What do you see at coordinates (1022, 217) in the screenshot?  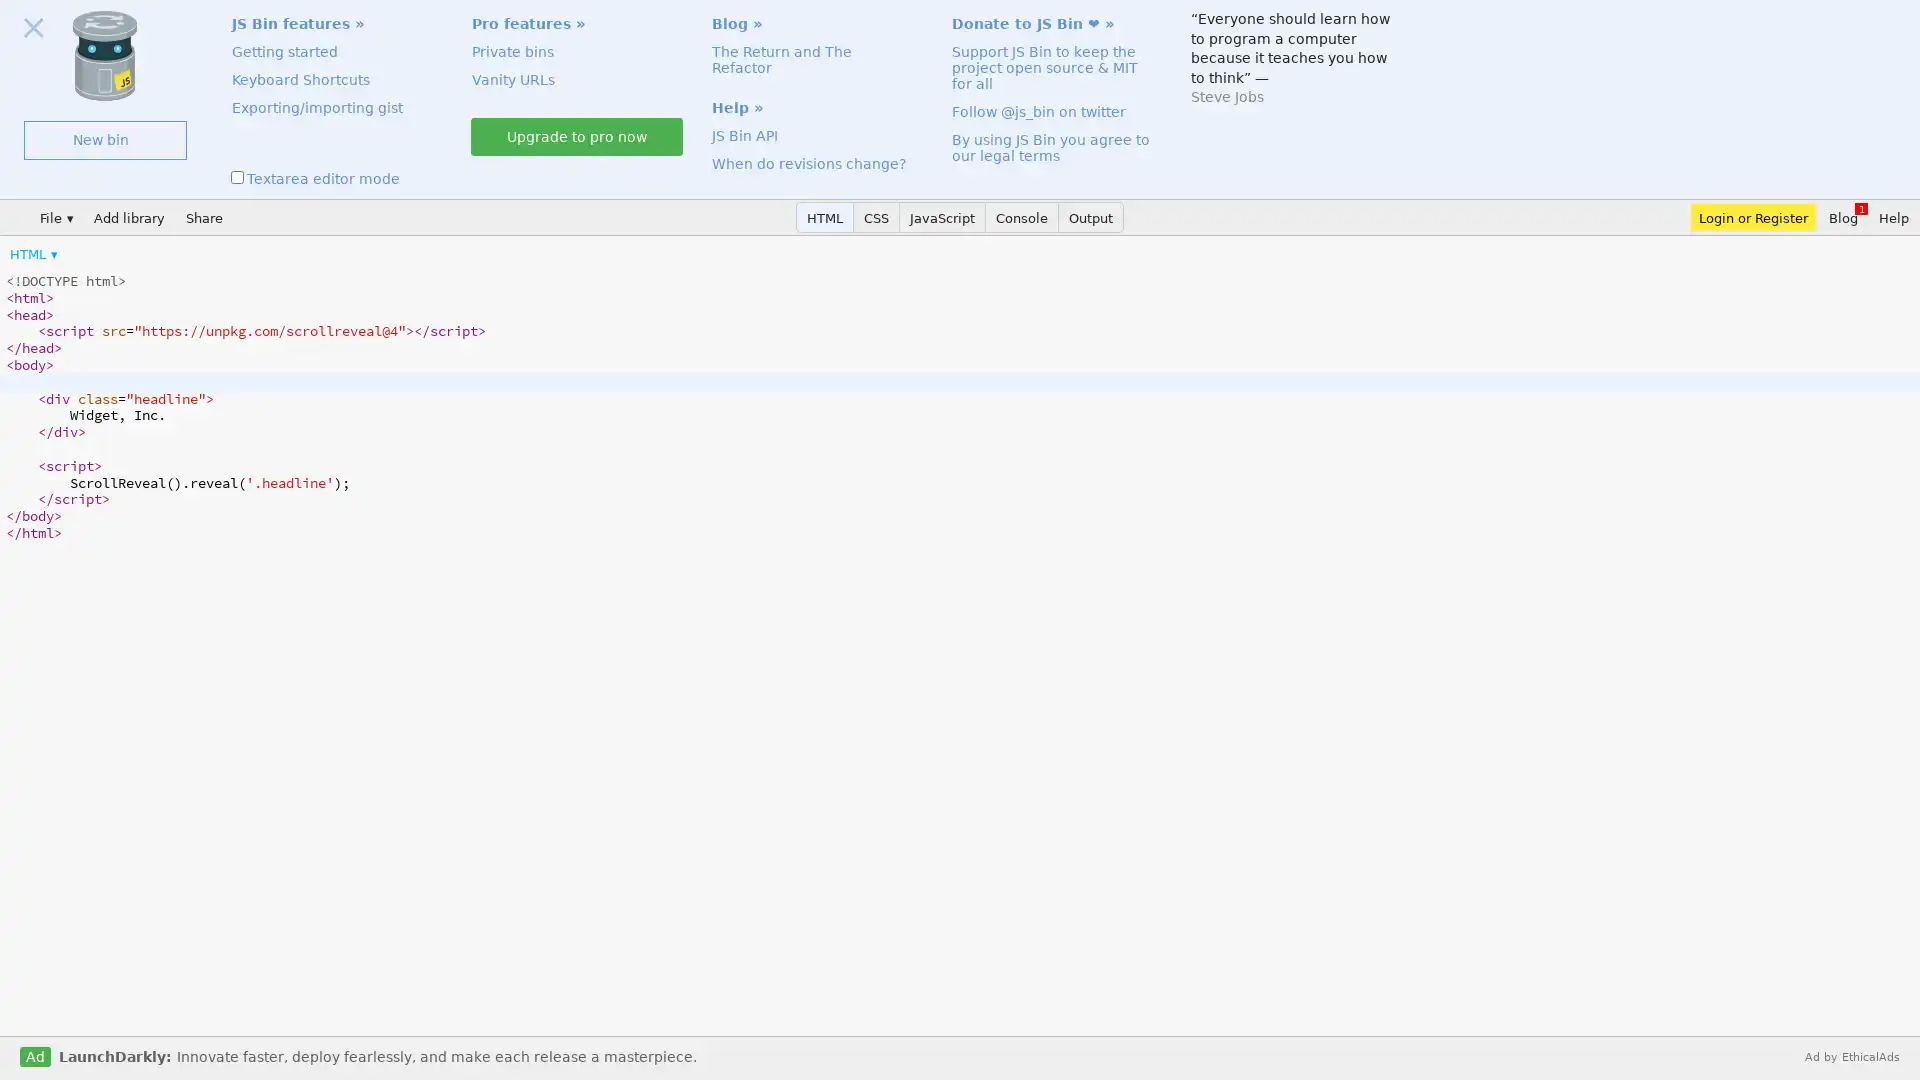 I see `Console Panel: Inactive` at bounding box center [1022, 217].